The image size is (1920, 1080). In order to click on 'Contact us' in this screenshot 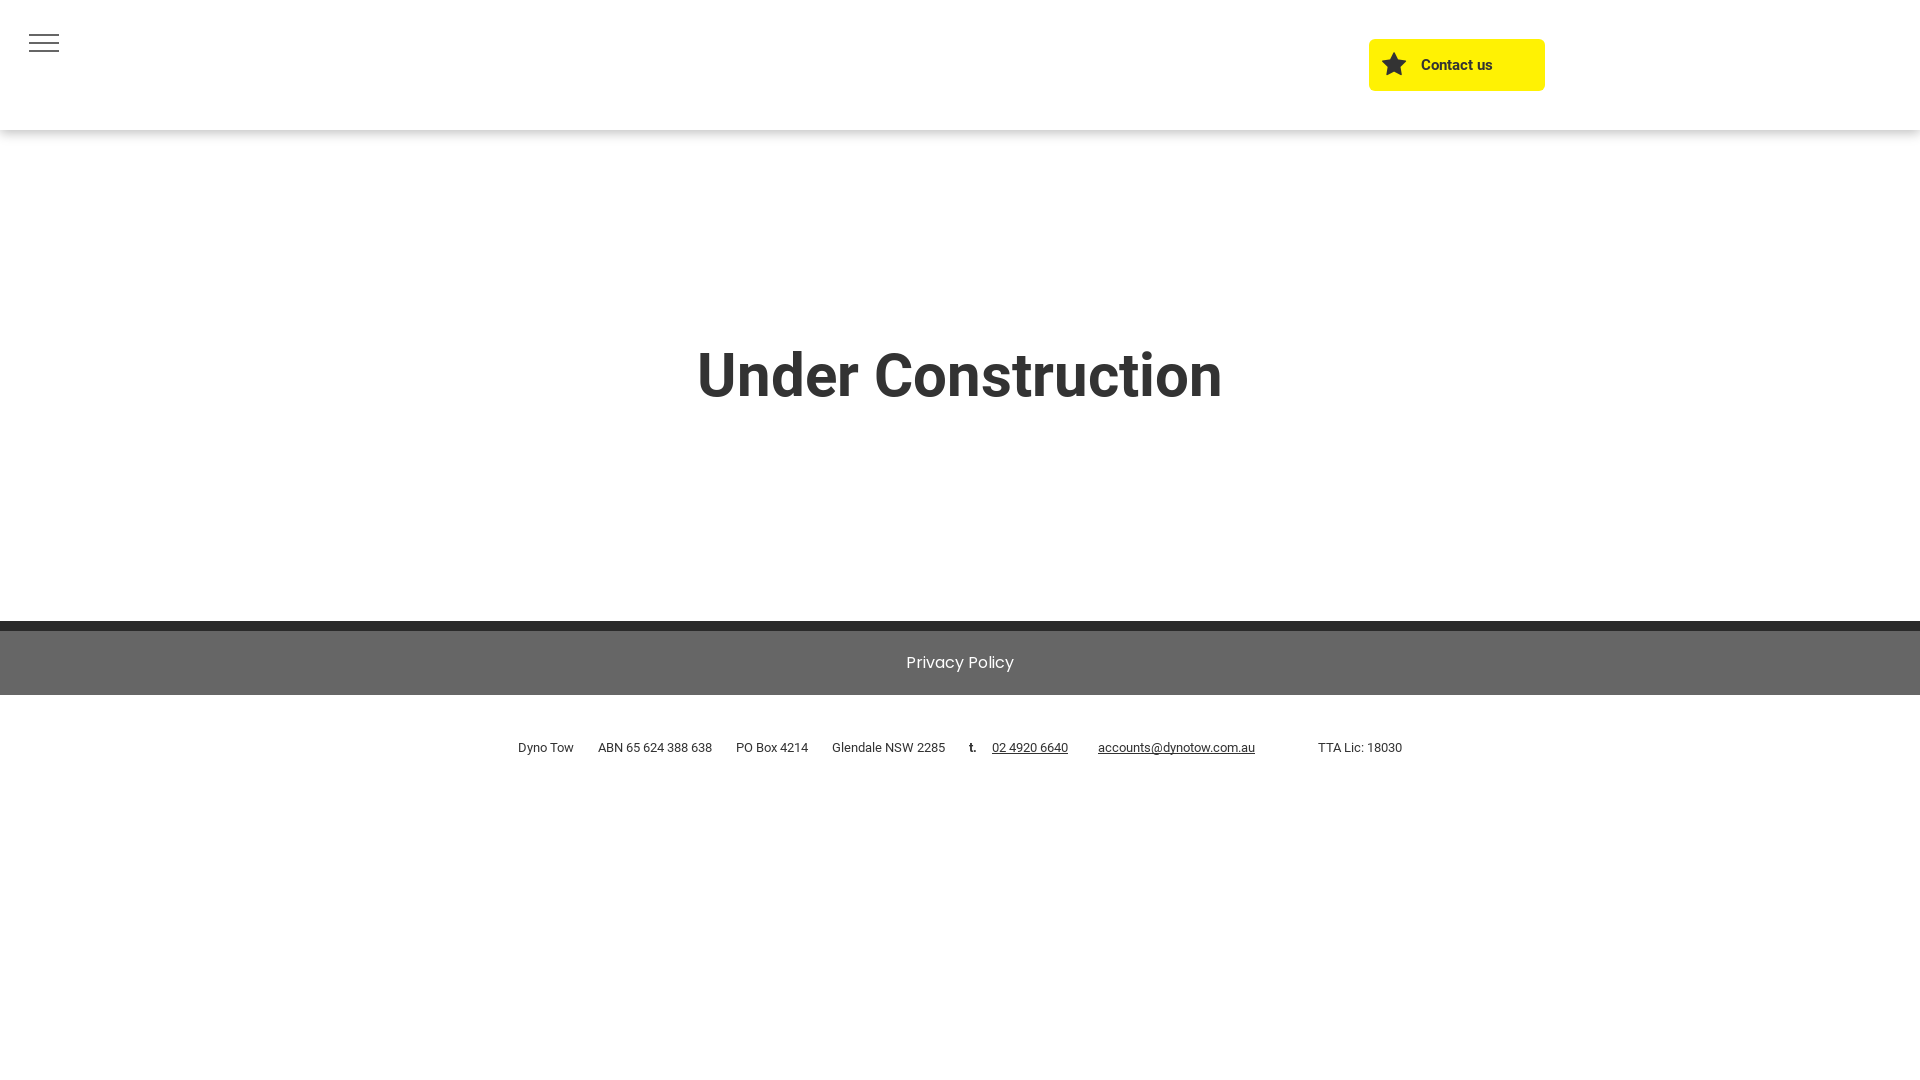, I will do `click(1367, 64)`.